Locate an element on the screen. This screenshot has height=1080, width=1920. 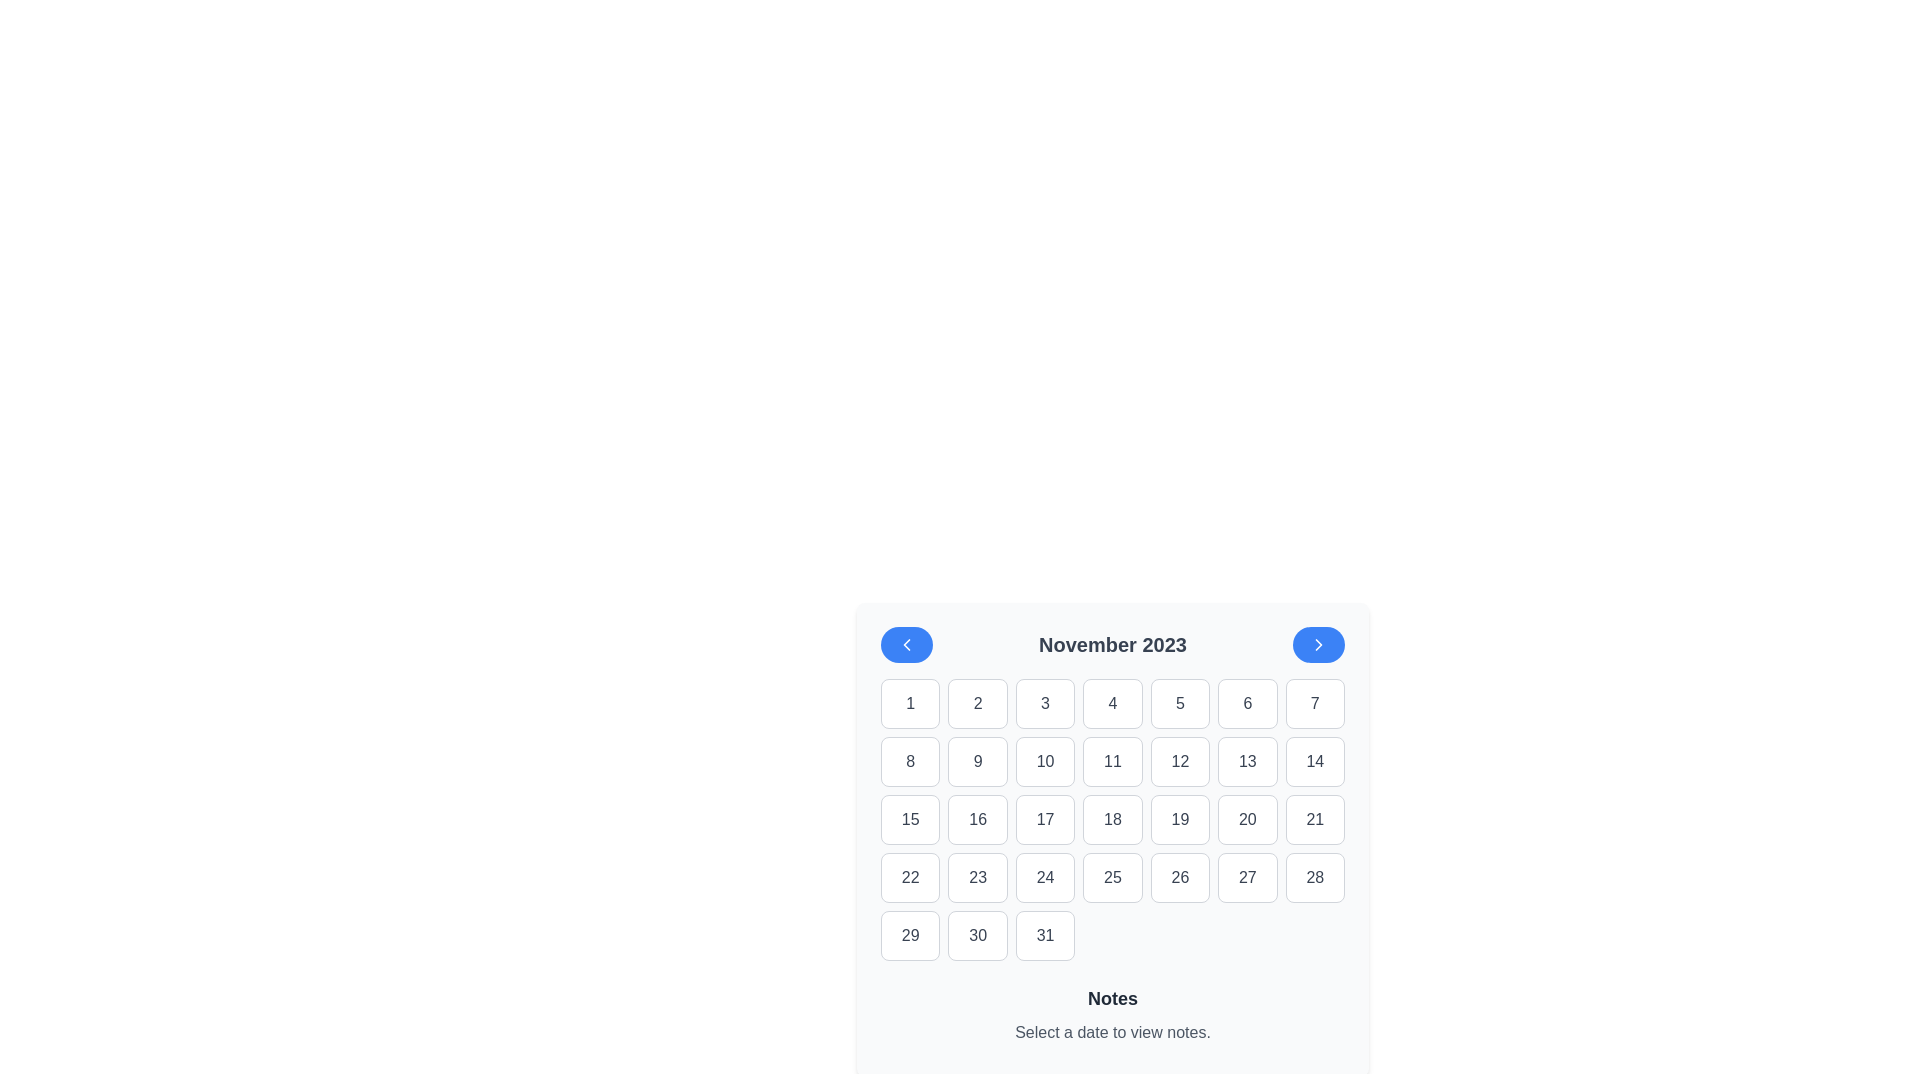
the button representing the 25th of November in the calendar interface to trigger the hover effect is located at coordinates (1112, 877).